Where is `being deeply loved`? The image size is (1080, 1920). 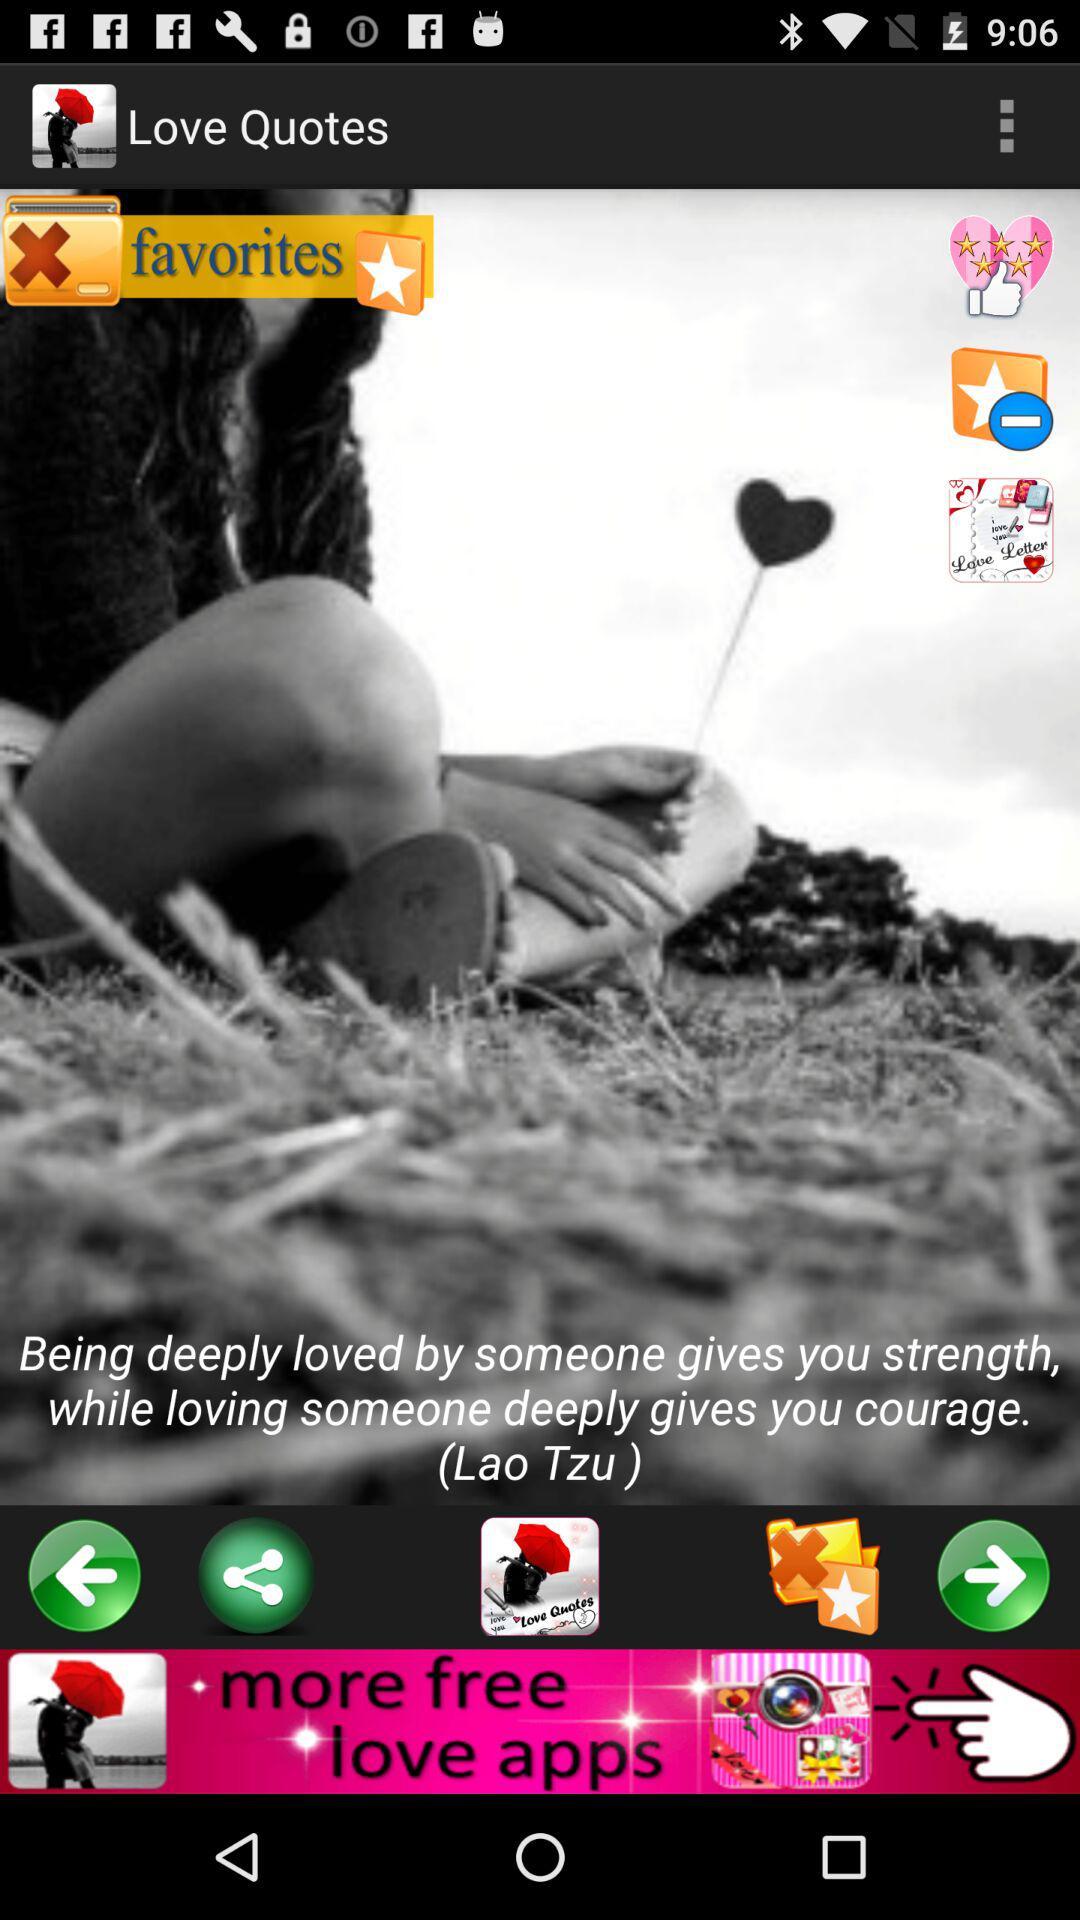
being deeply loved is located at coordinates (540, 847).